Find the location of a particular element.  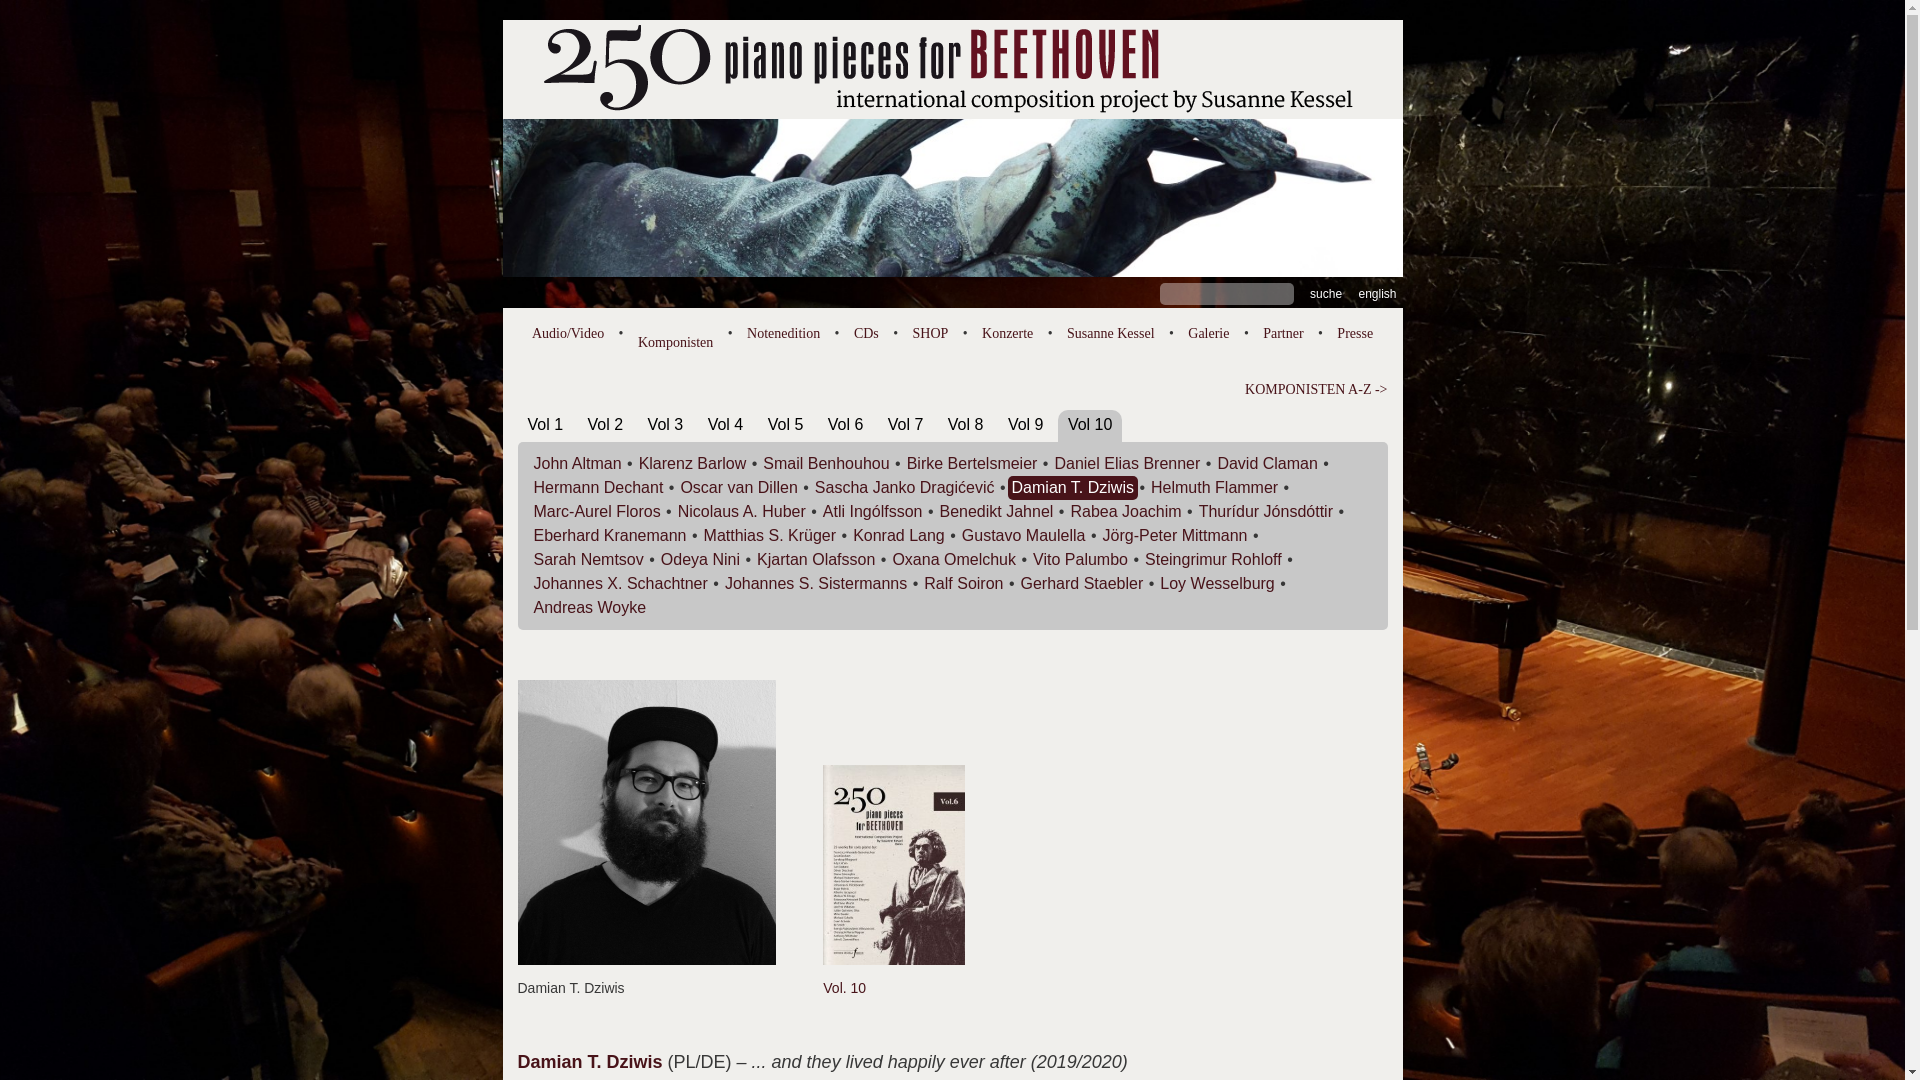

'Vol 6' is located at coordinates (828, 423).